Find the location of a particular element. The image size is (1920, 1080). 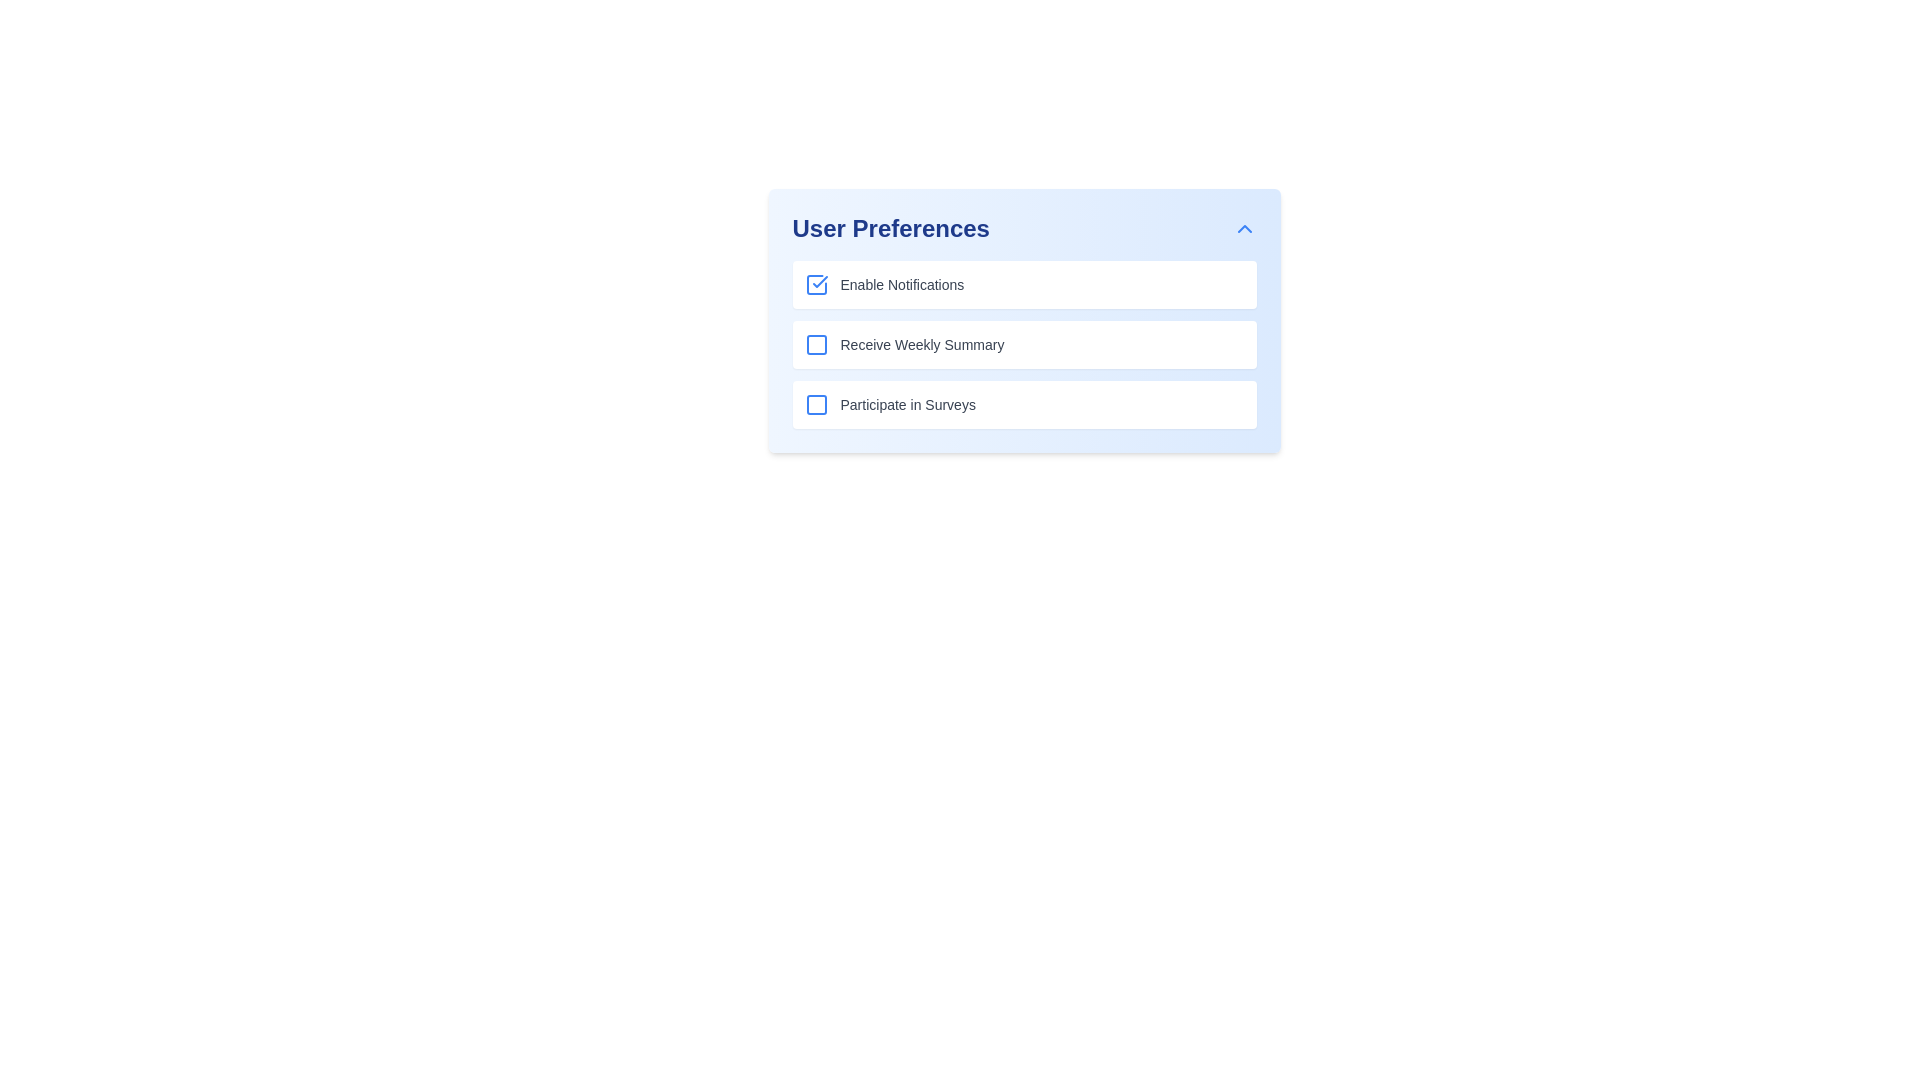

the blue checkbox with a checkmark located to the left of the 'Enable Notifications' label in the 'User Preferences' section is located at coordinates (816, 285).